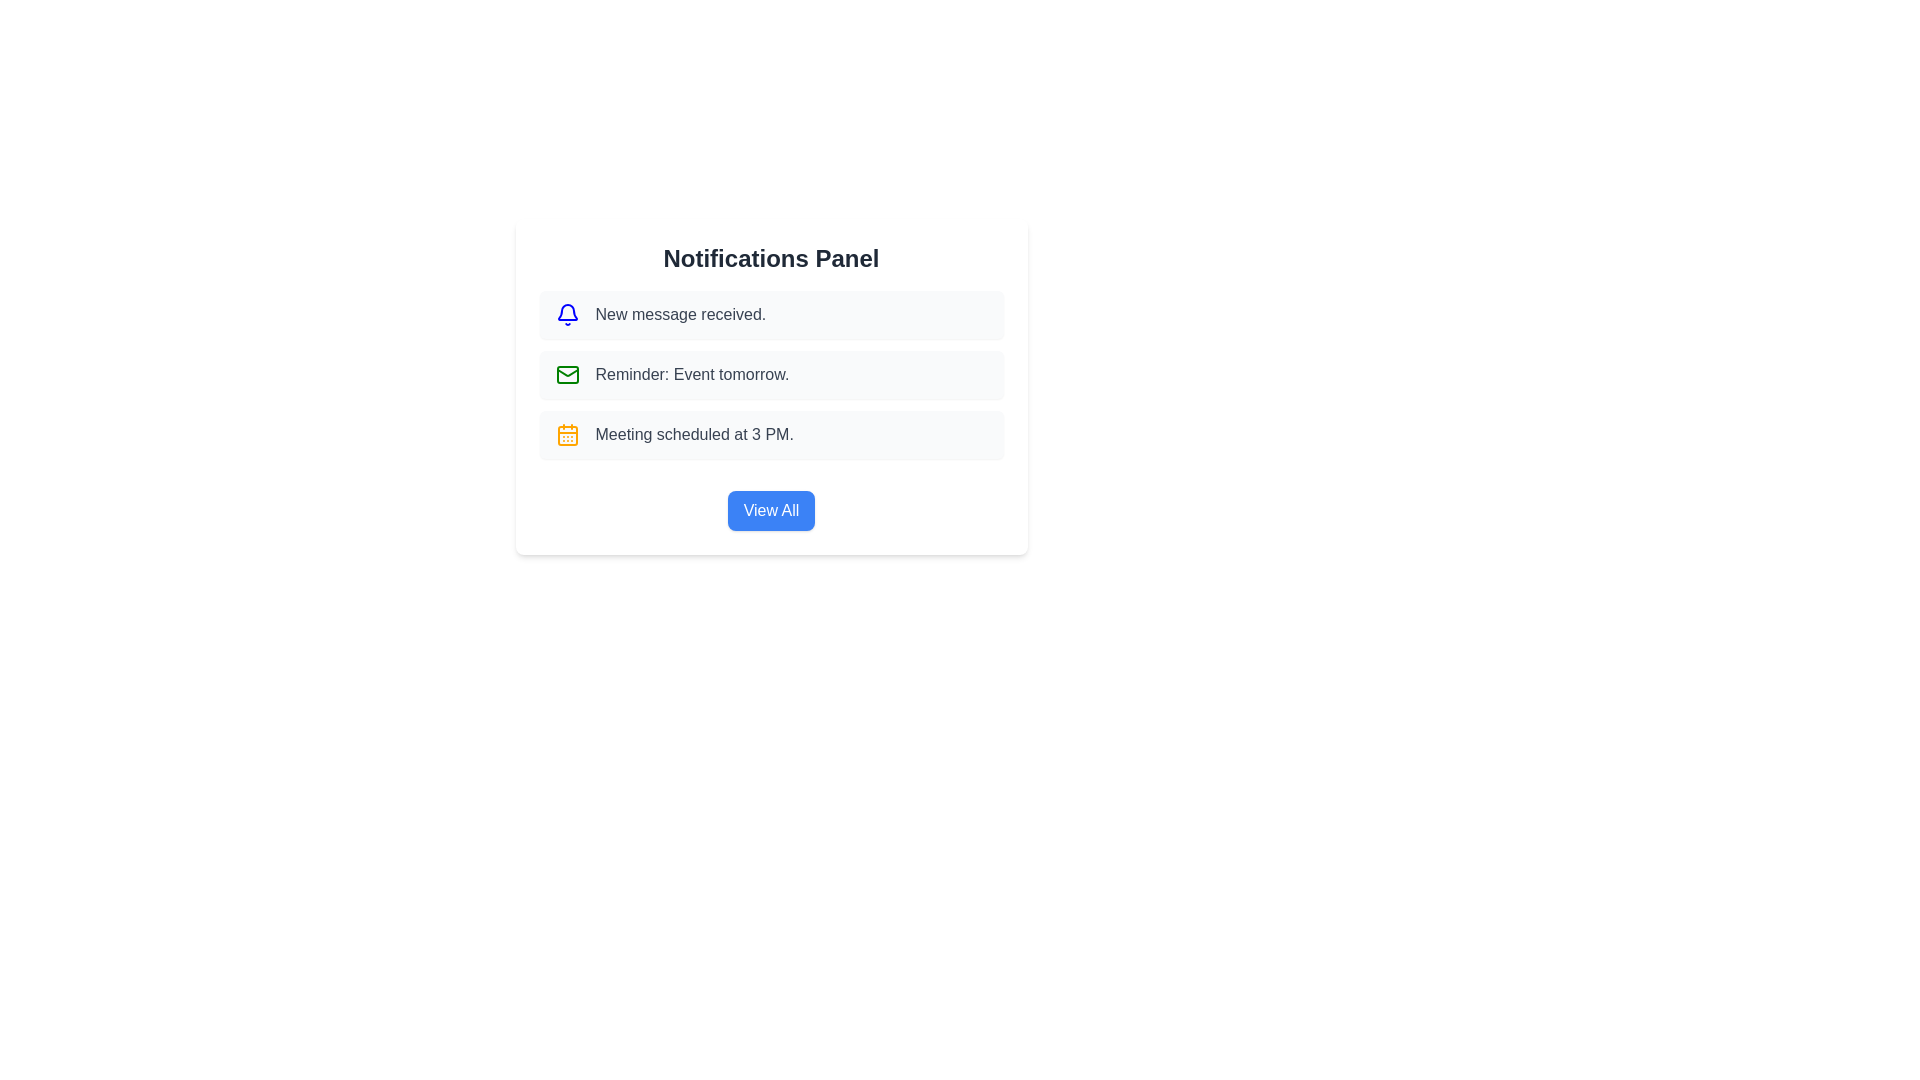  I want to click on the 'View All' button with a blue background and rounded edges located at the bottom of the Notifications Panel, so click(770, 509).